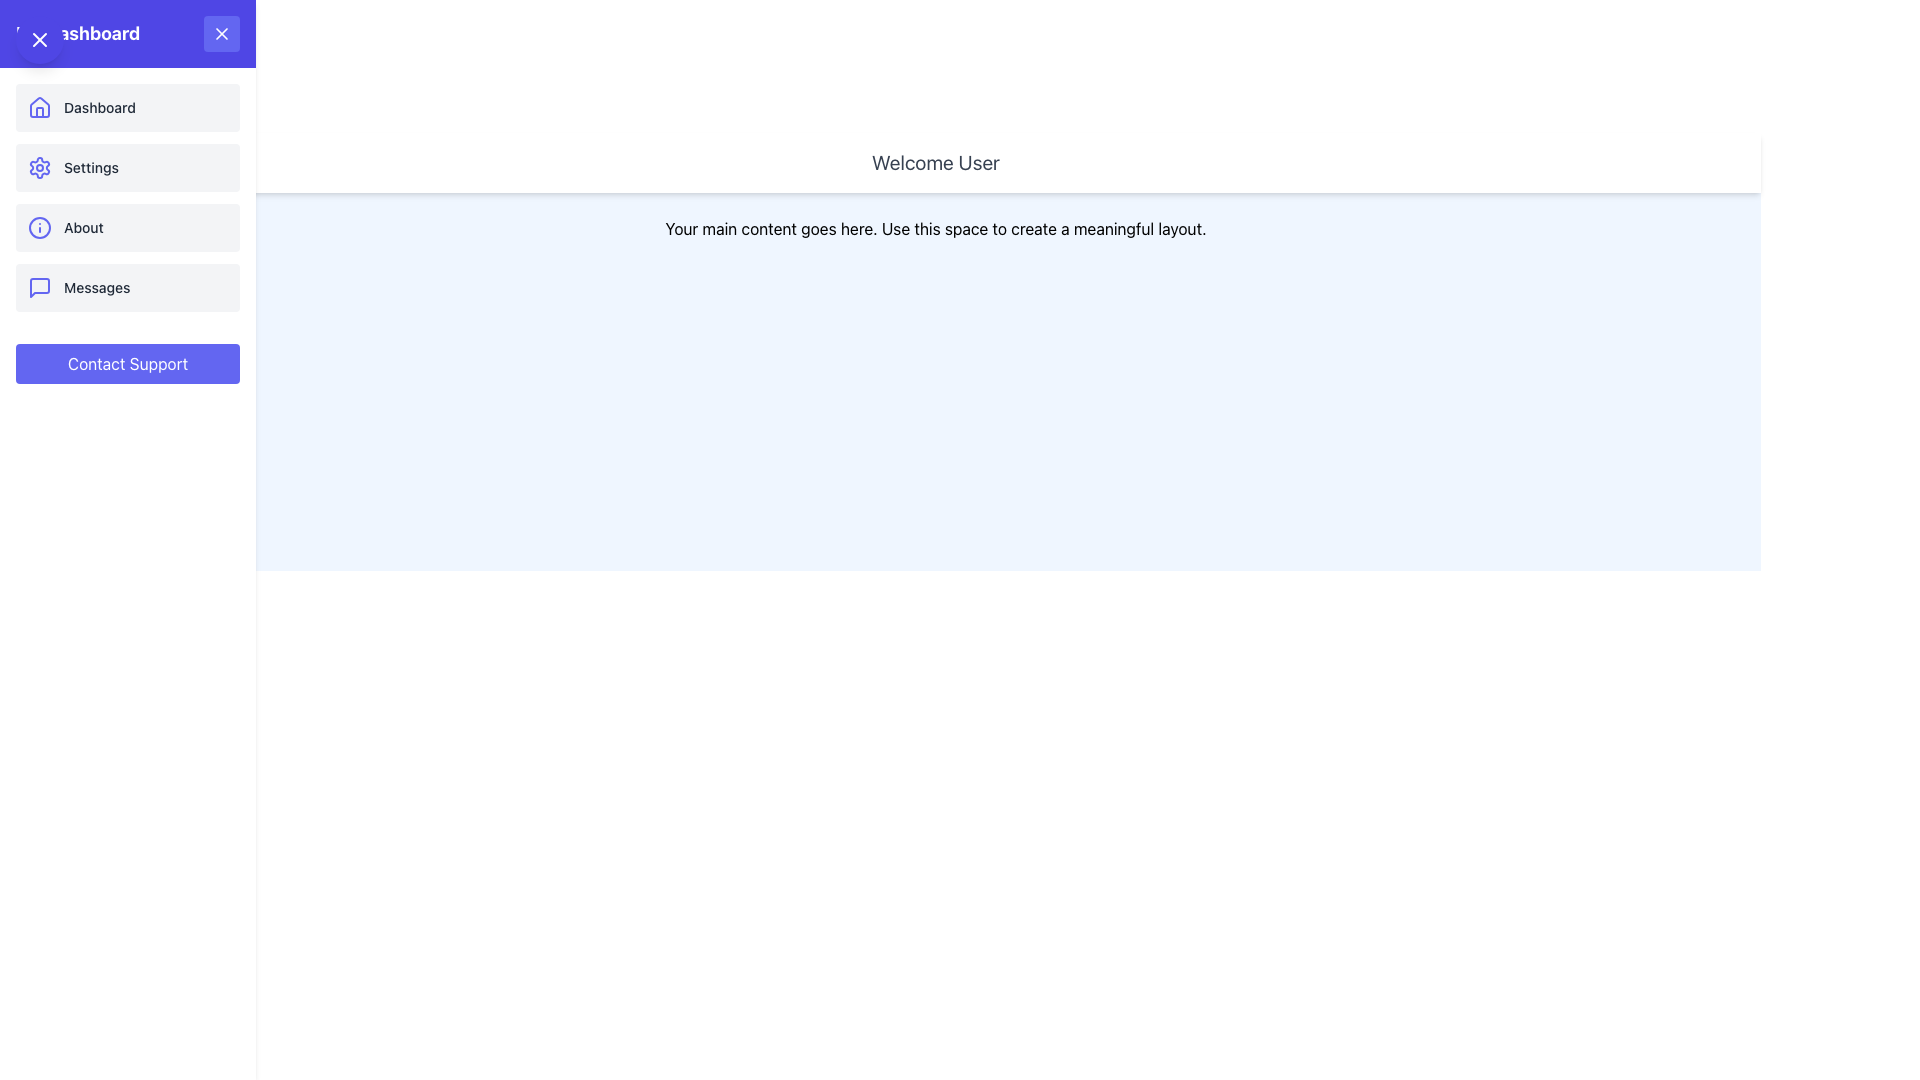  I want to click on the indigo house-shaped icon located in the side navigation menu, so click(39, 108).